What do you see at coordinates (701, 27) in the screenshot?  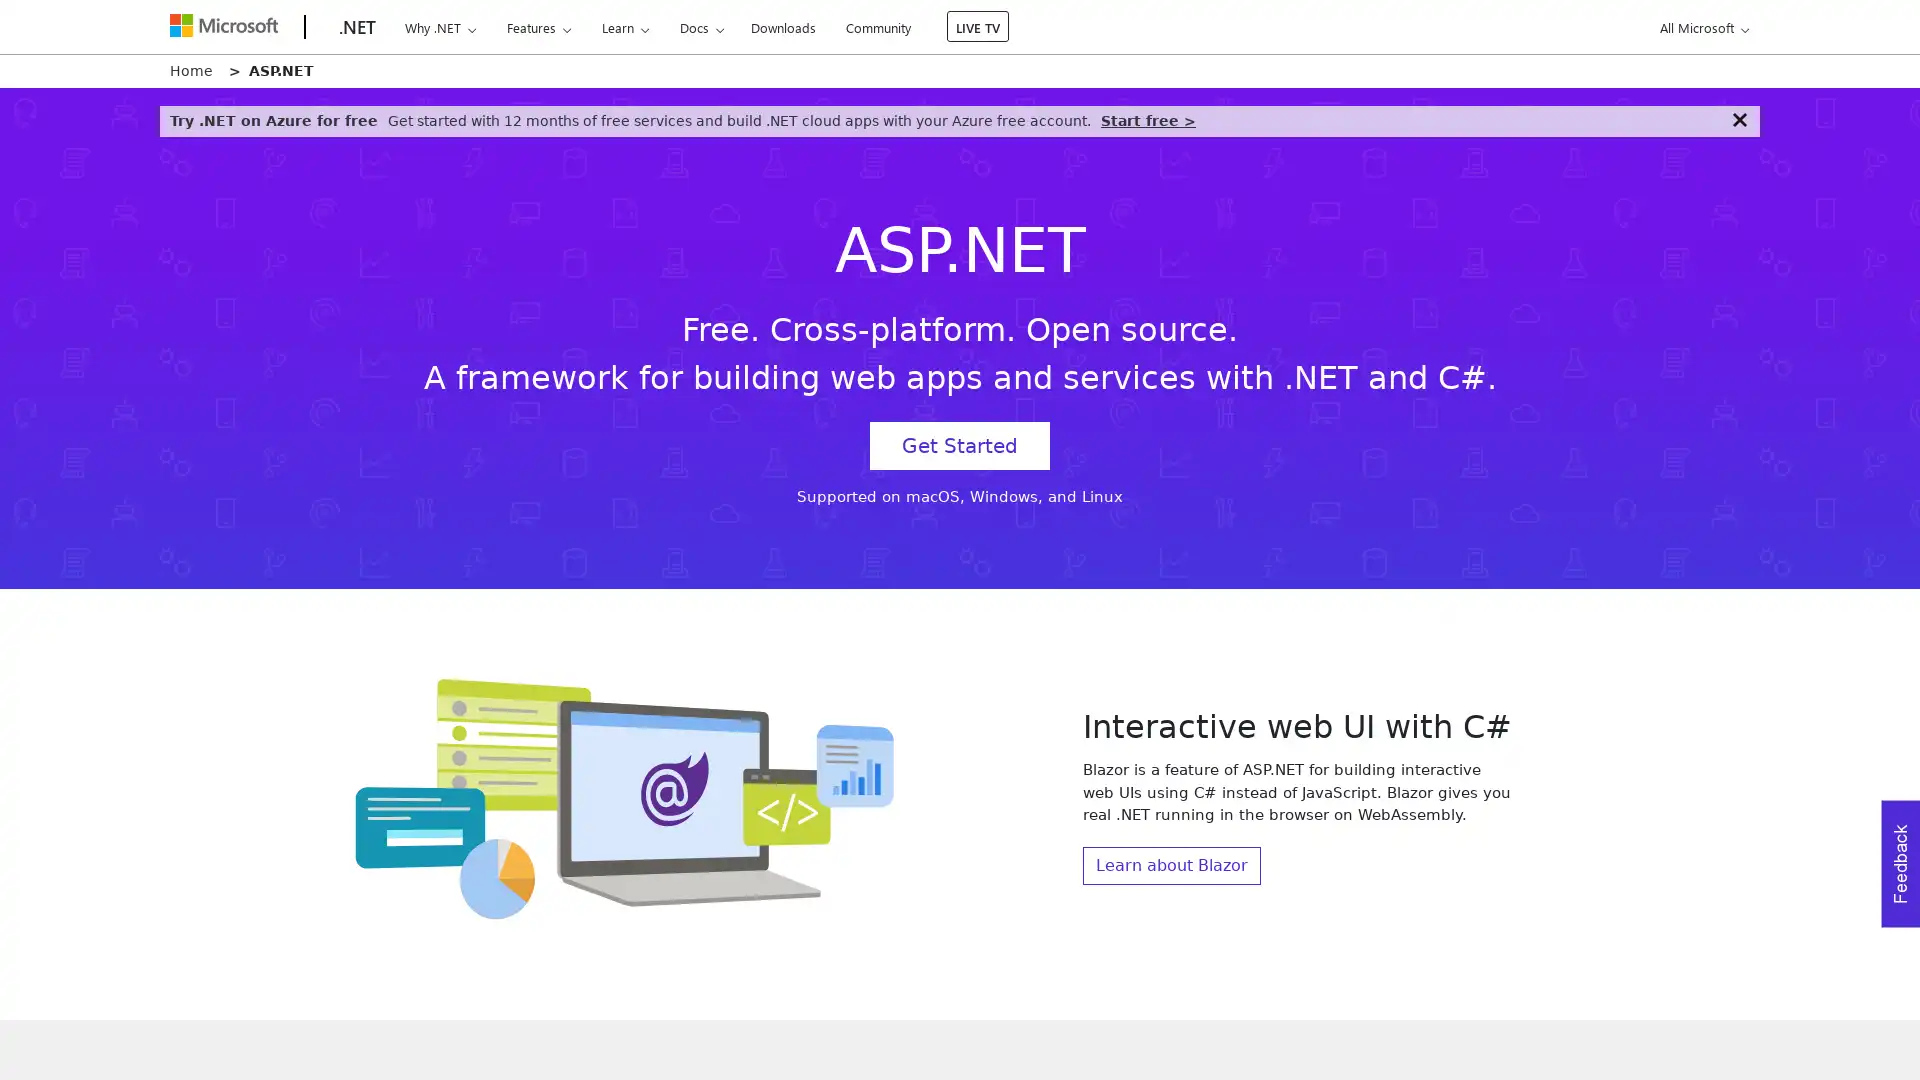 I see `Docs` at bounding box center [701, 27].